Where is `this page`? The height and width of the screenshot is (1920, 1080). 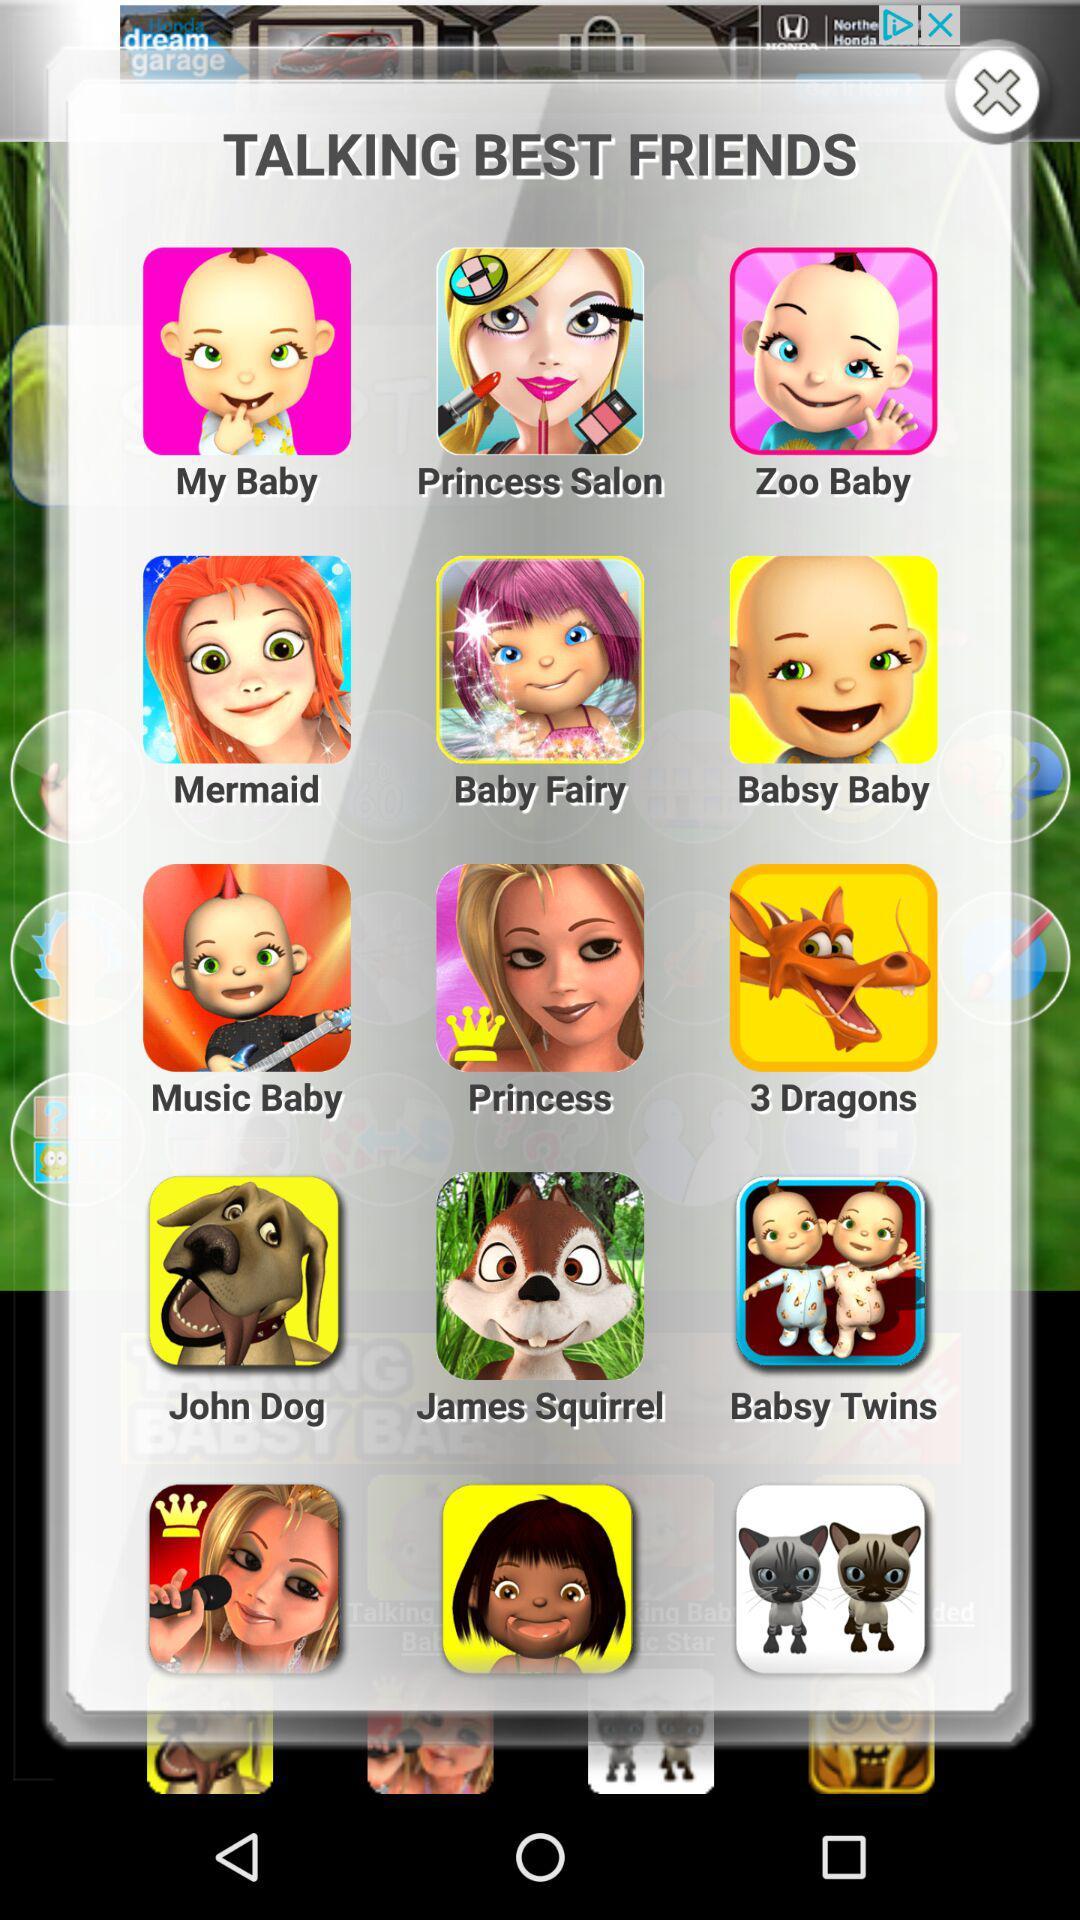 this page is located at coordinates (1001, 93).